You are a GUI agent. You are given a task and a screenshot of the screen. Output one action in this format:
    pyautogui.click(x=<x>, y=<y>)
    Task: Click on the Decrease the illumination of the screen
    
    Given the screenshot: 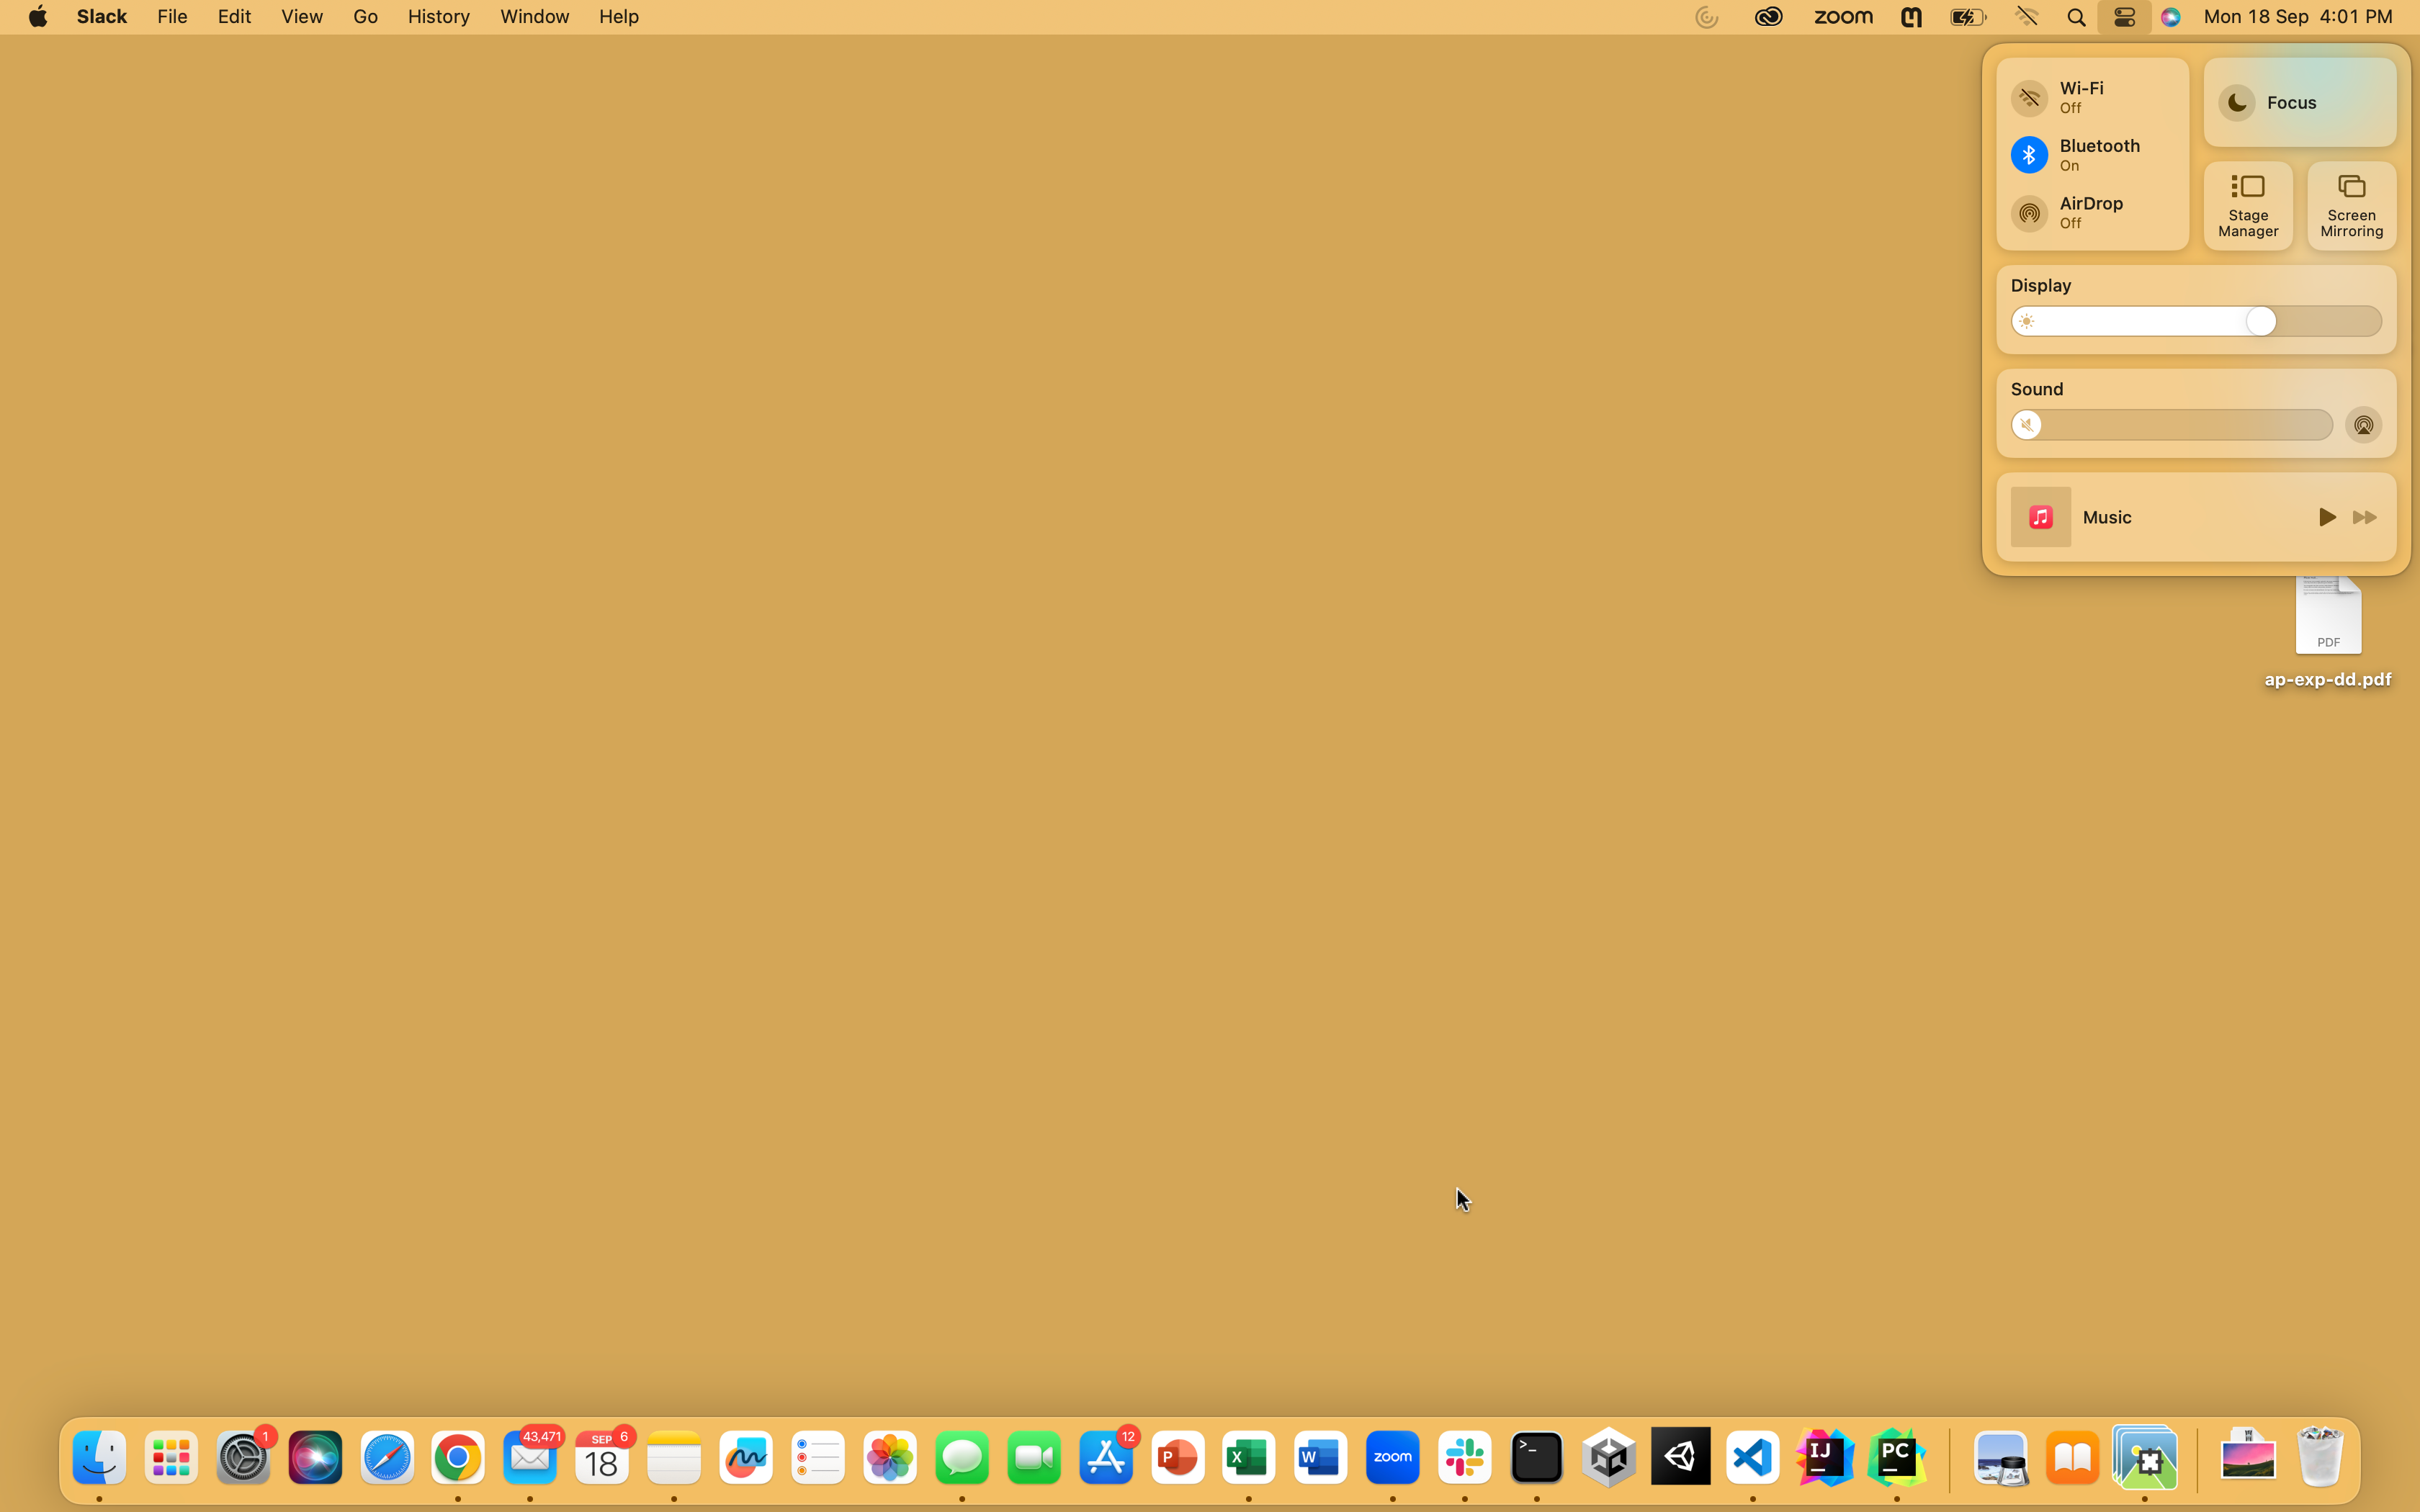 What is the action you would take?
    pyautogui.click(x=2037, y=319)
    